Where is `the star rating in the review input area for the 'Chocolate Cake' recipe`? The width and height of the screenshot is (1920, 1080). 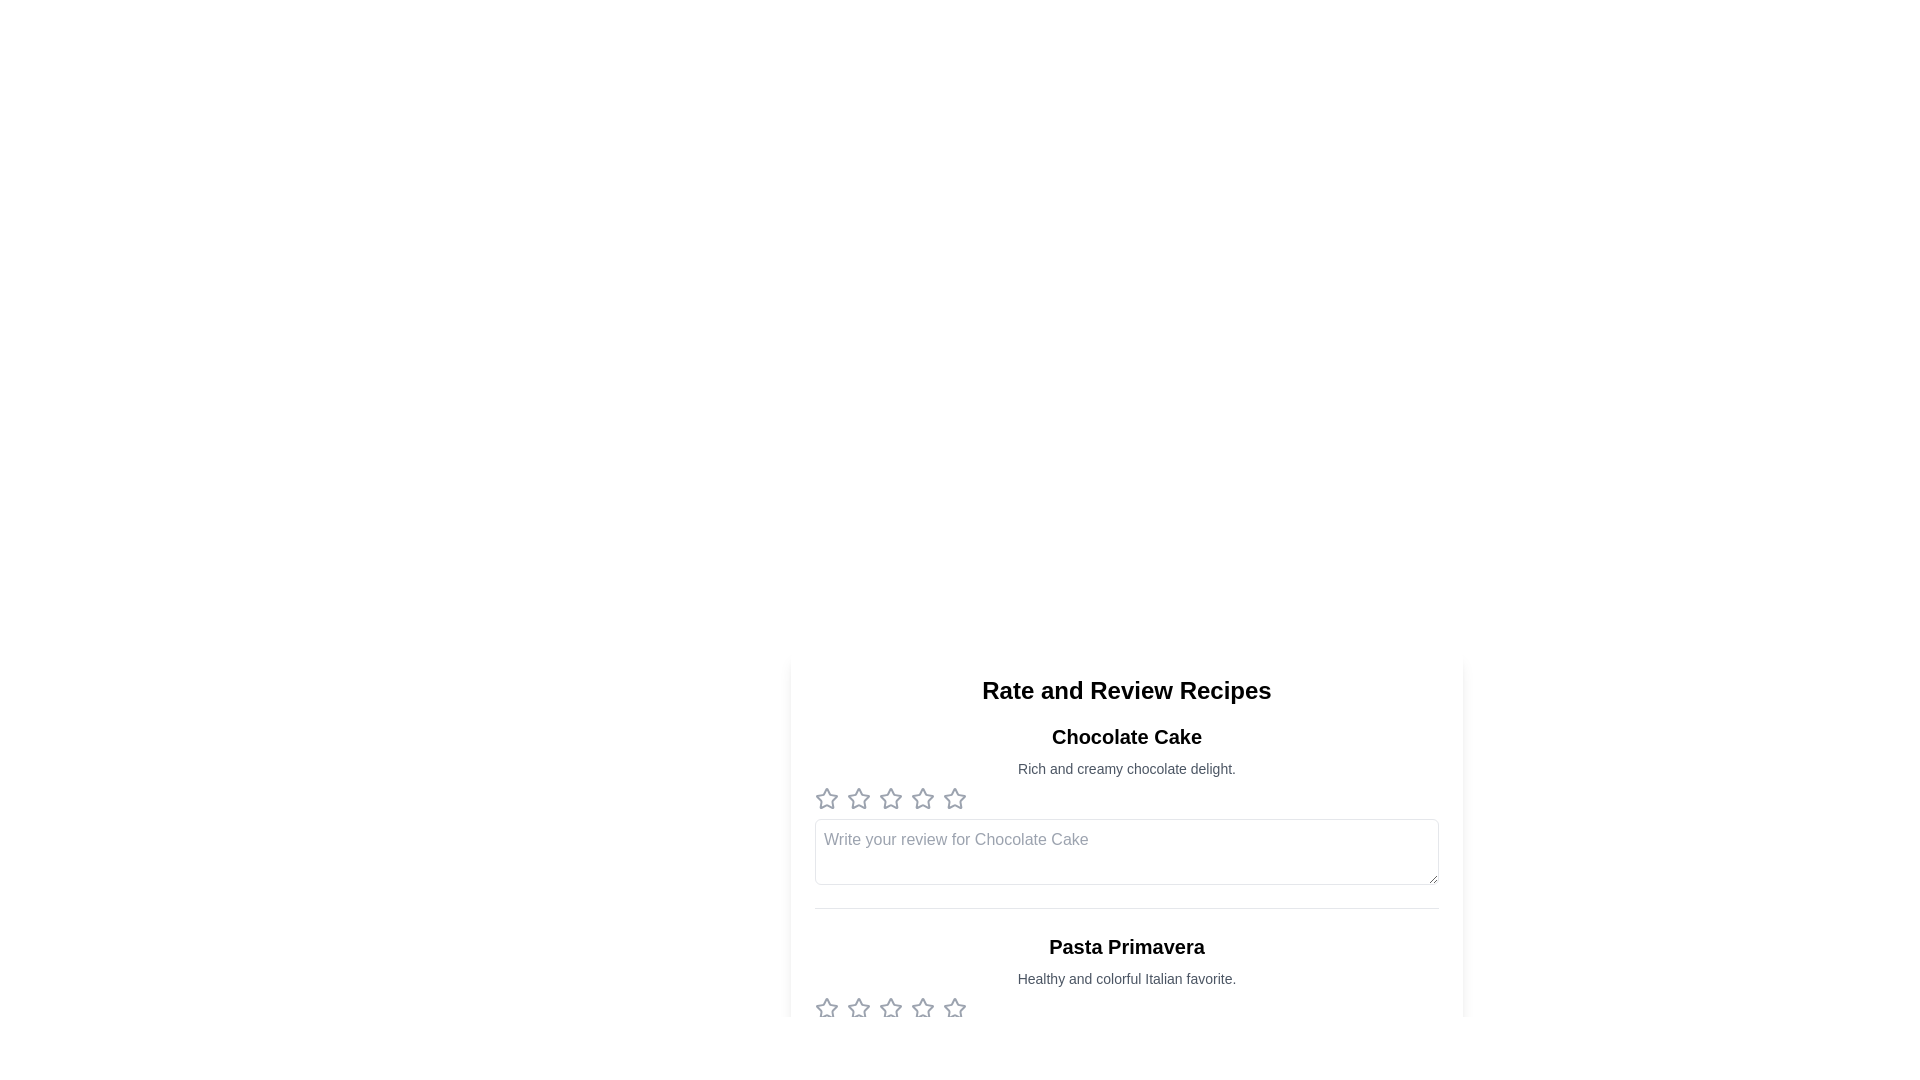
the star rating in the review input area for the 'Chocolate Cake' recipe is located at coordinates (1127, 816).